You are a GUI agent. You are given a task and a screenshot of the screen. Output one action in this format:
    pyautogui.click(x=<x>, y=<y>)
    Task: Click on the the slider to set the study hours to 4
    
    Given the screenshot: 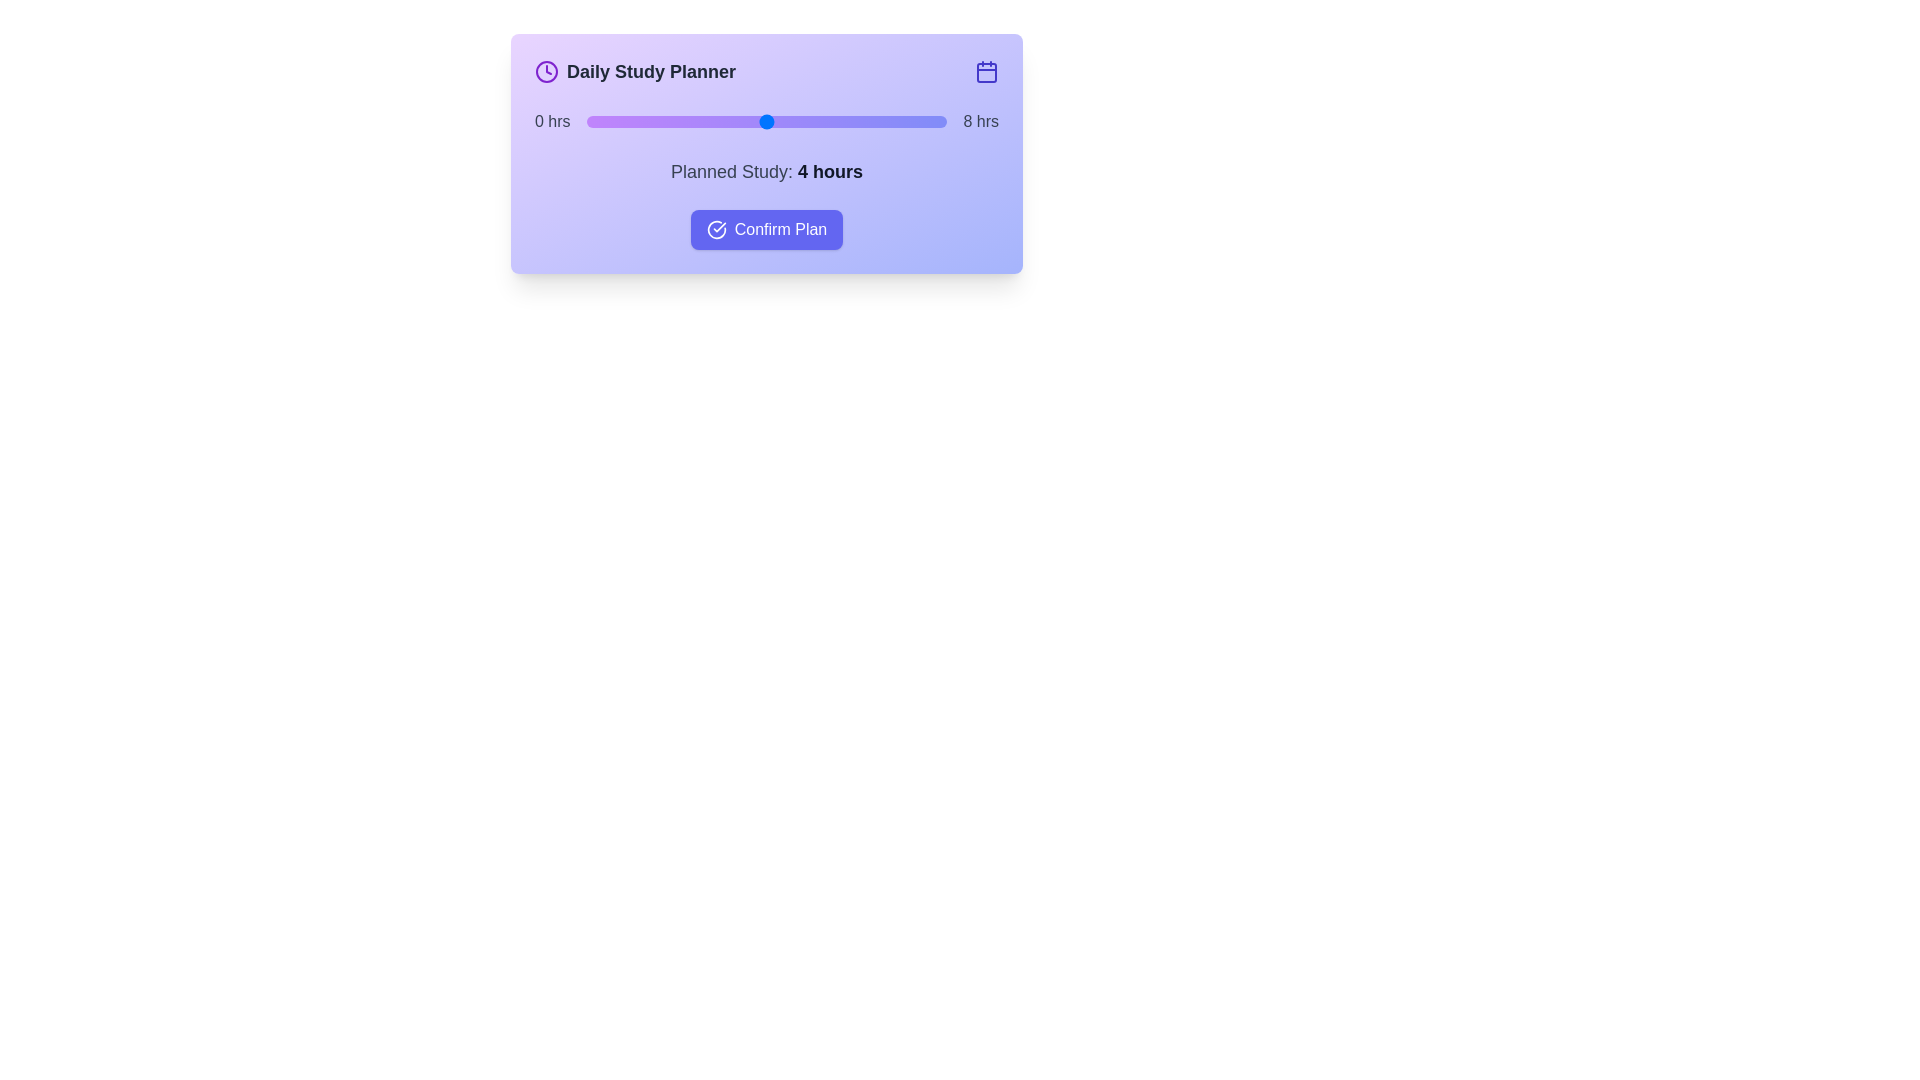 What is the action you would take?
    pyautogui.click(x=766, y=122)
    